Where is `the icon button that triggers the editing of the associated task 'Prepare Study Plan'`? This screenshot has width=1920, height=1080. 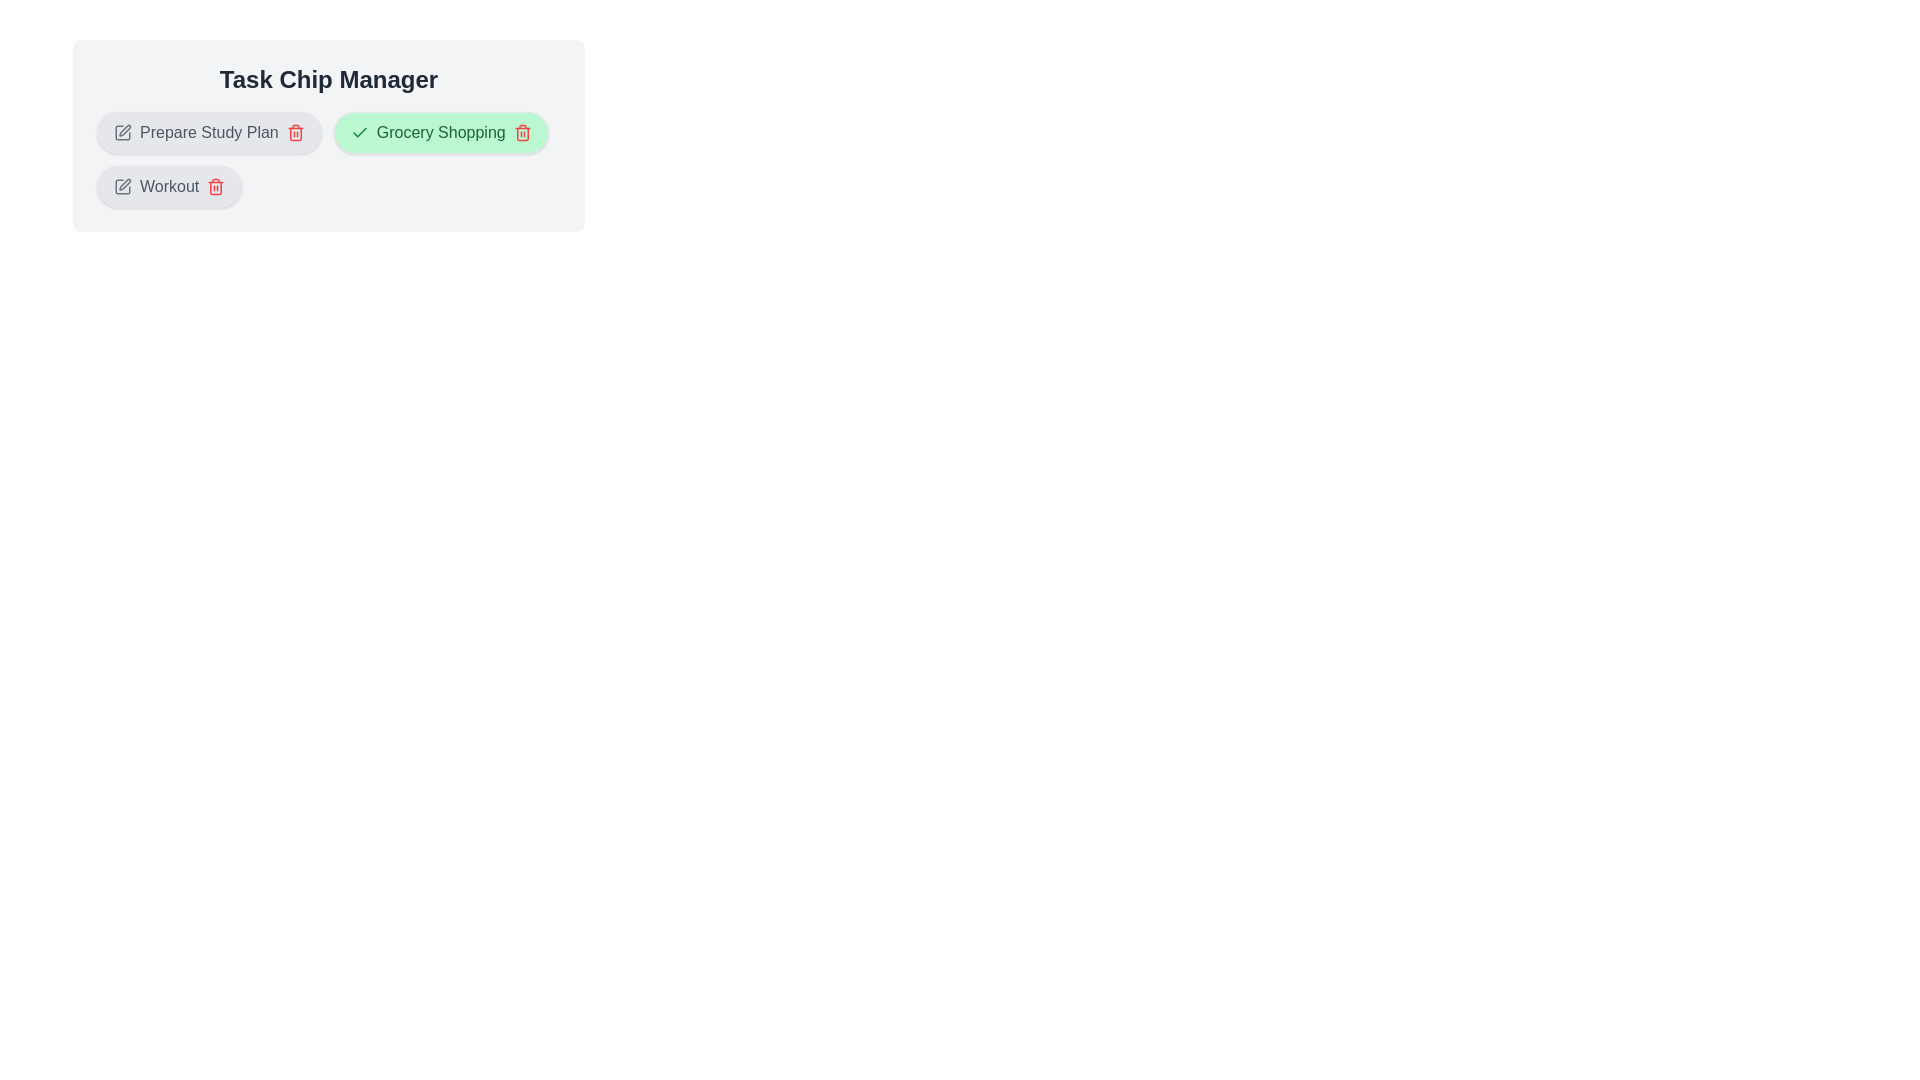 the icon button that triggers the editing of the associated task 'Prepare Study Plan' is located at coordinates (122, 132).